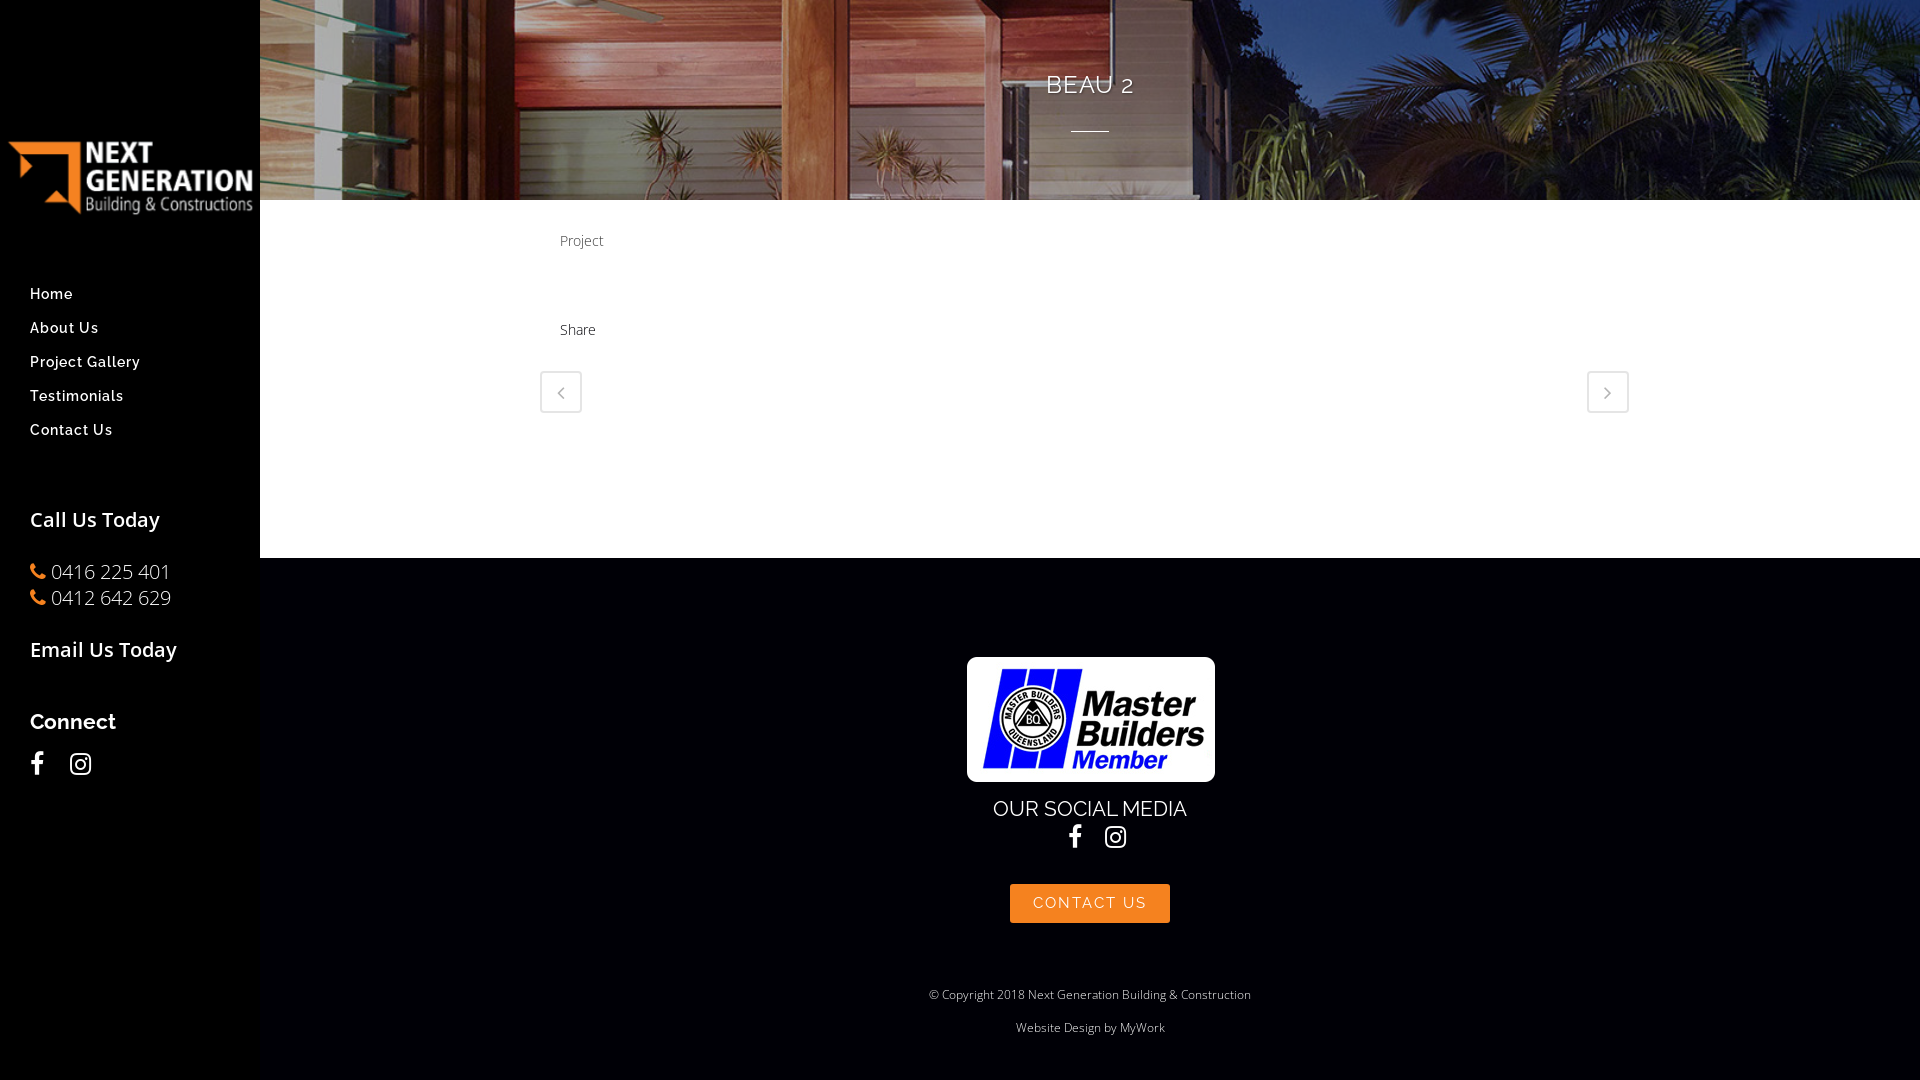  What do you see at coordinates (128, 326) in the screenshot?
I see `'About Us'` at bounding box center [128, 326].